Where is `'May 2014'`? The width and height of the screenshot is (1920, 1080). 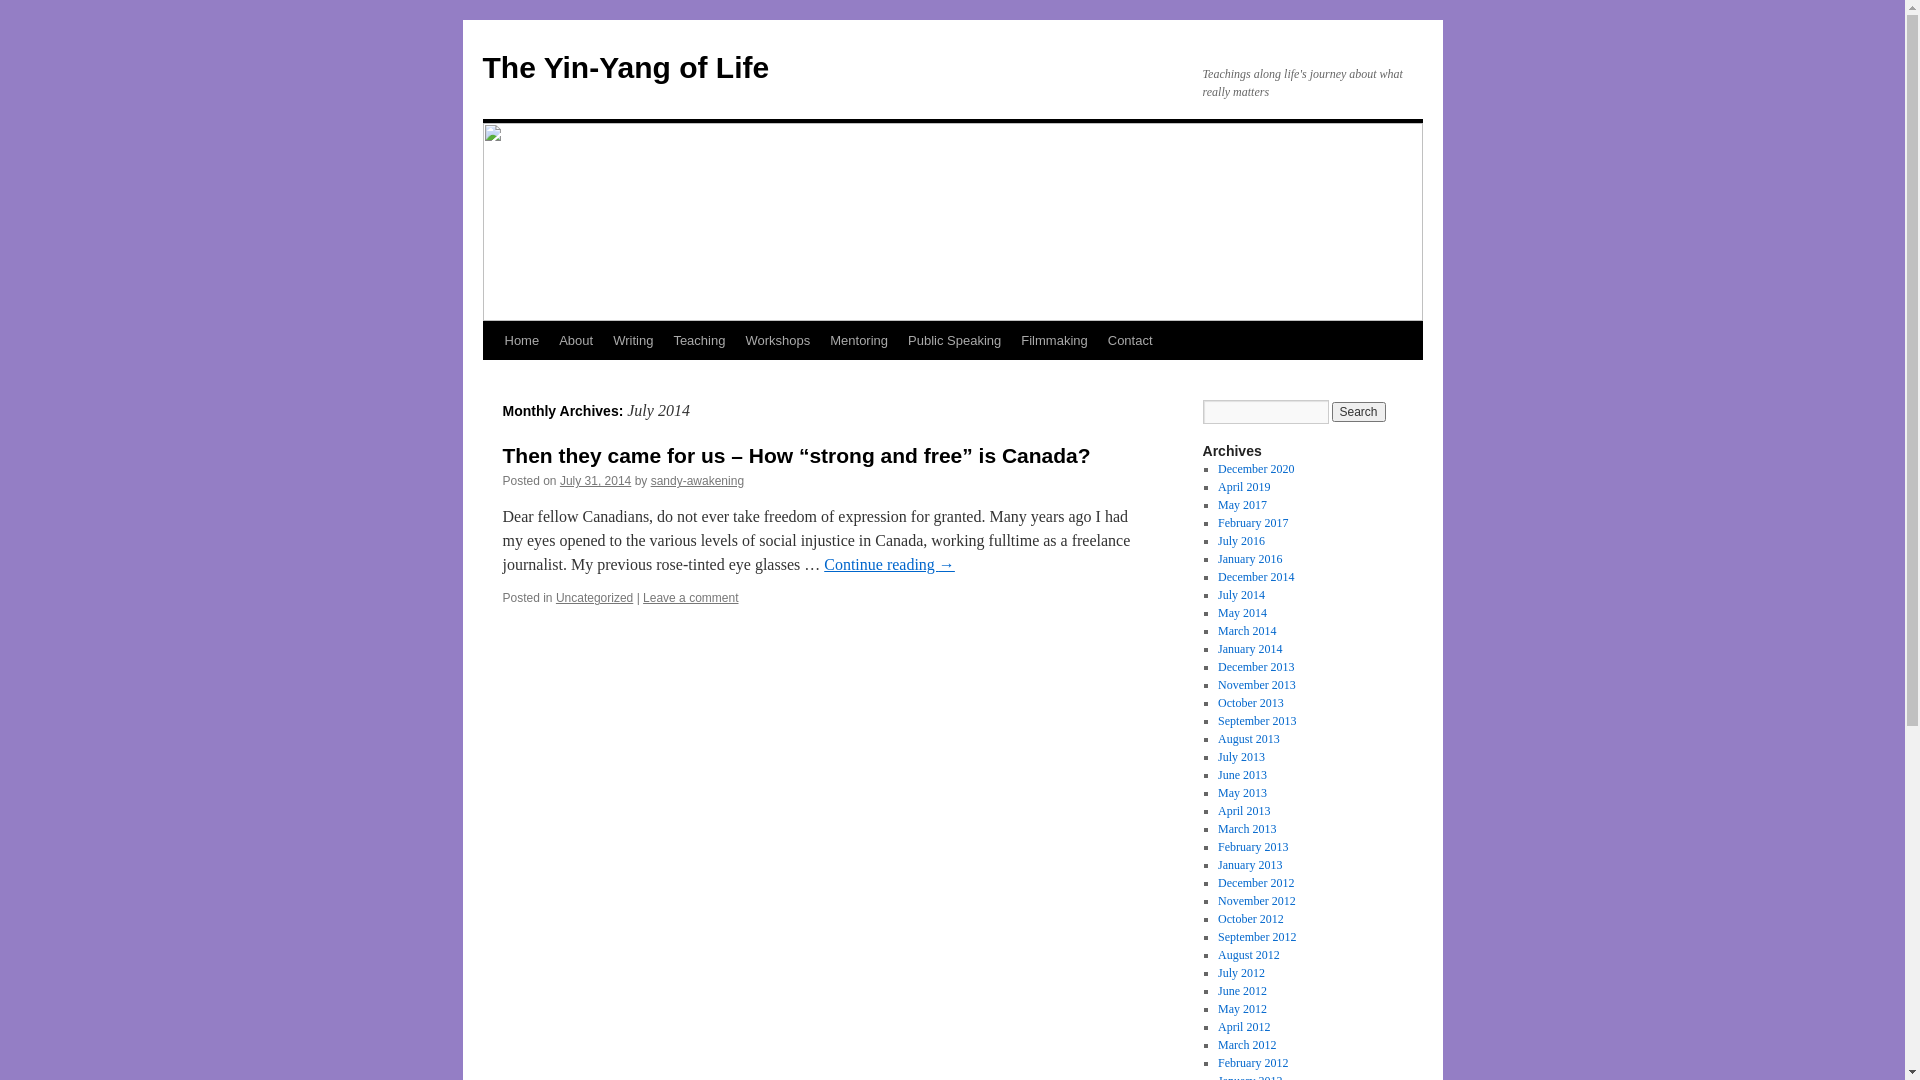 'May 2014' is located at coordinates (1217, 612).